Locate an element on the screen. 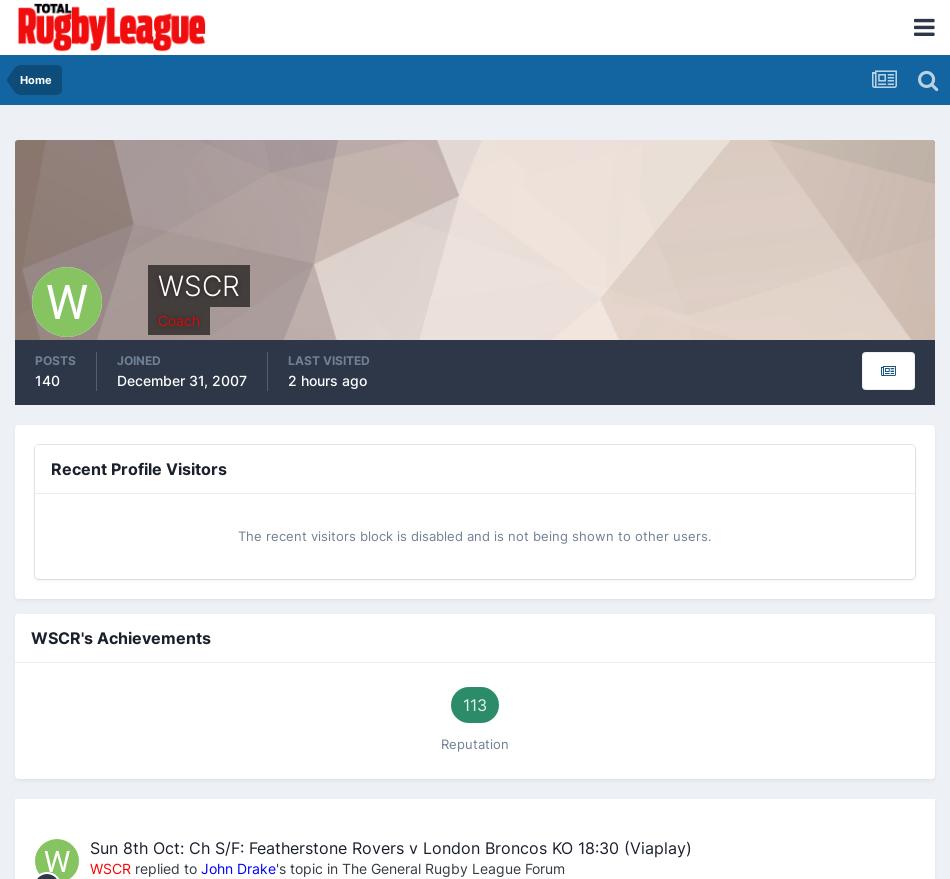 The image size is (950, 879). 'Coach' is located at coordinates (157, 319).